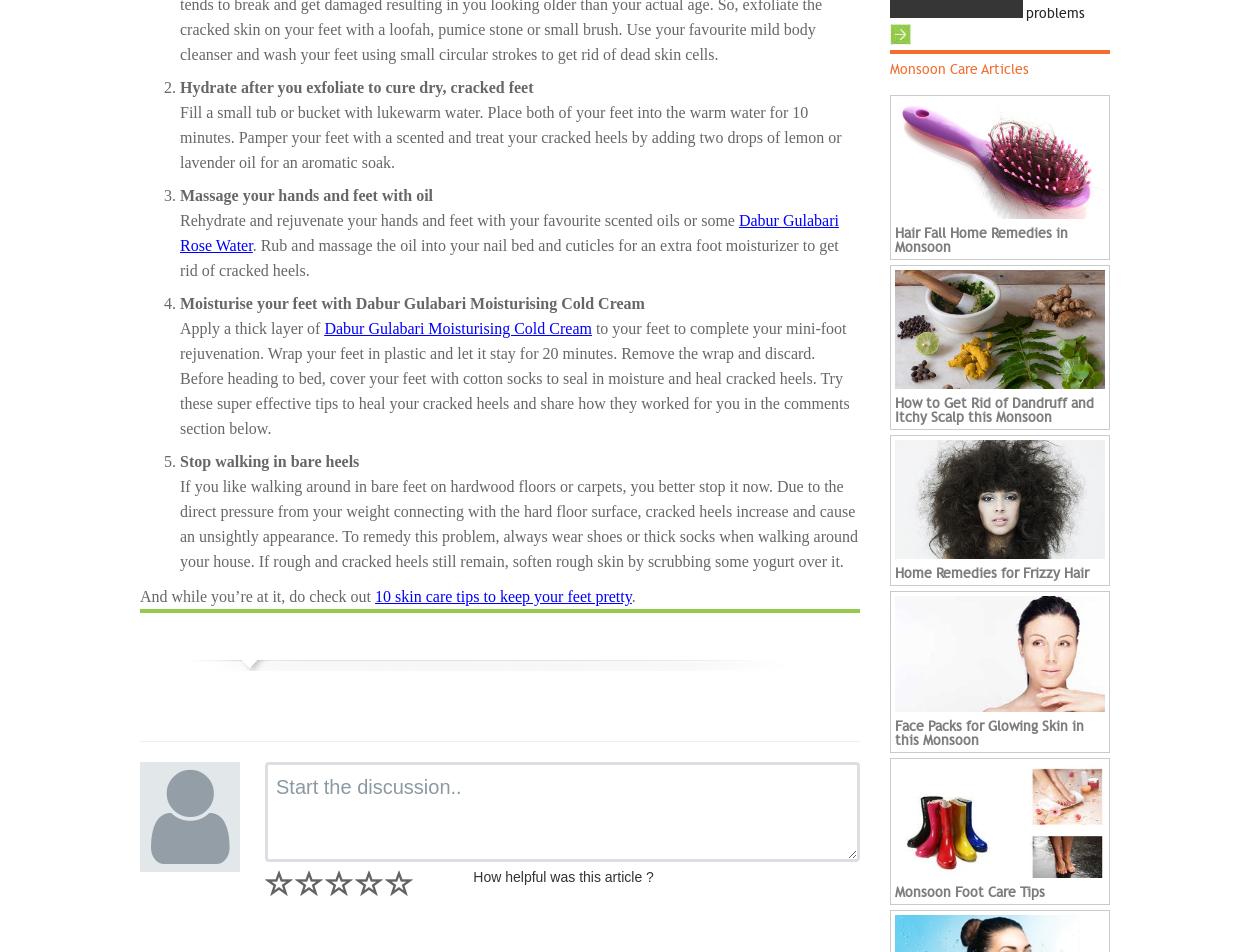 Image resolution: width=1250 pixels, height=952 pixels. I want to click on 'How to Get Rid of Dandruff and Itchy Scalp this Monsoon', so click(993, 410).